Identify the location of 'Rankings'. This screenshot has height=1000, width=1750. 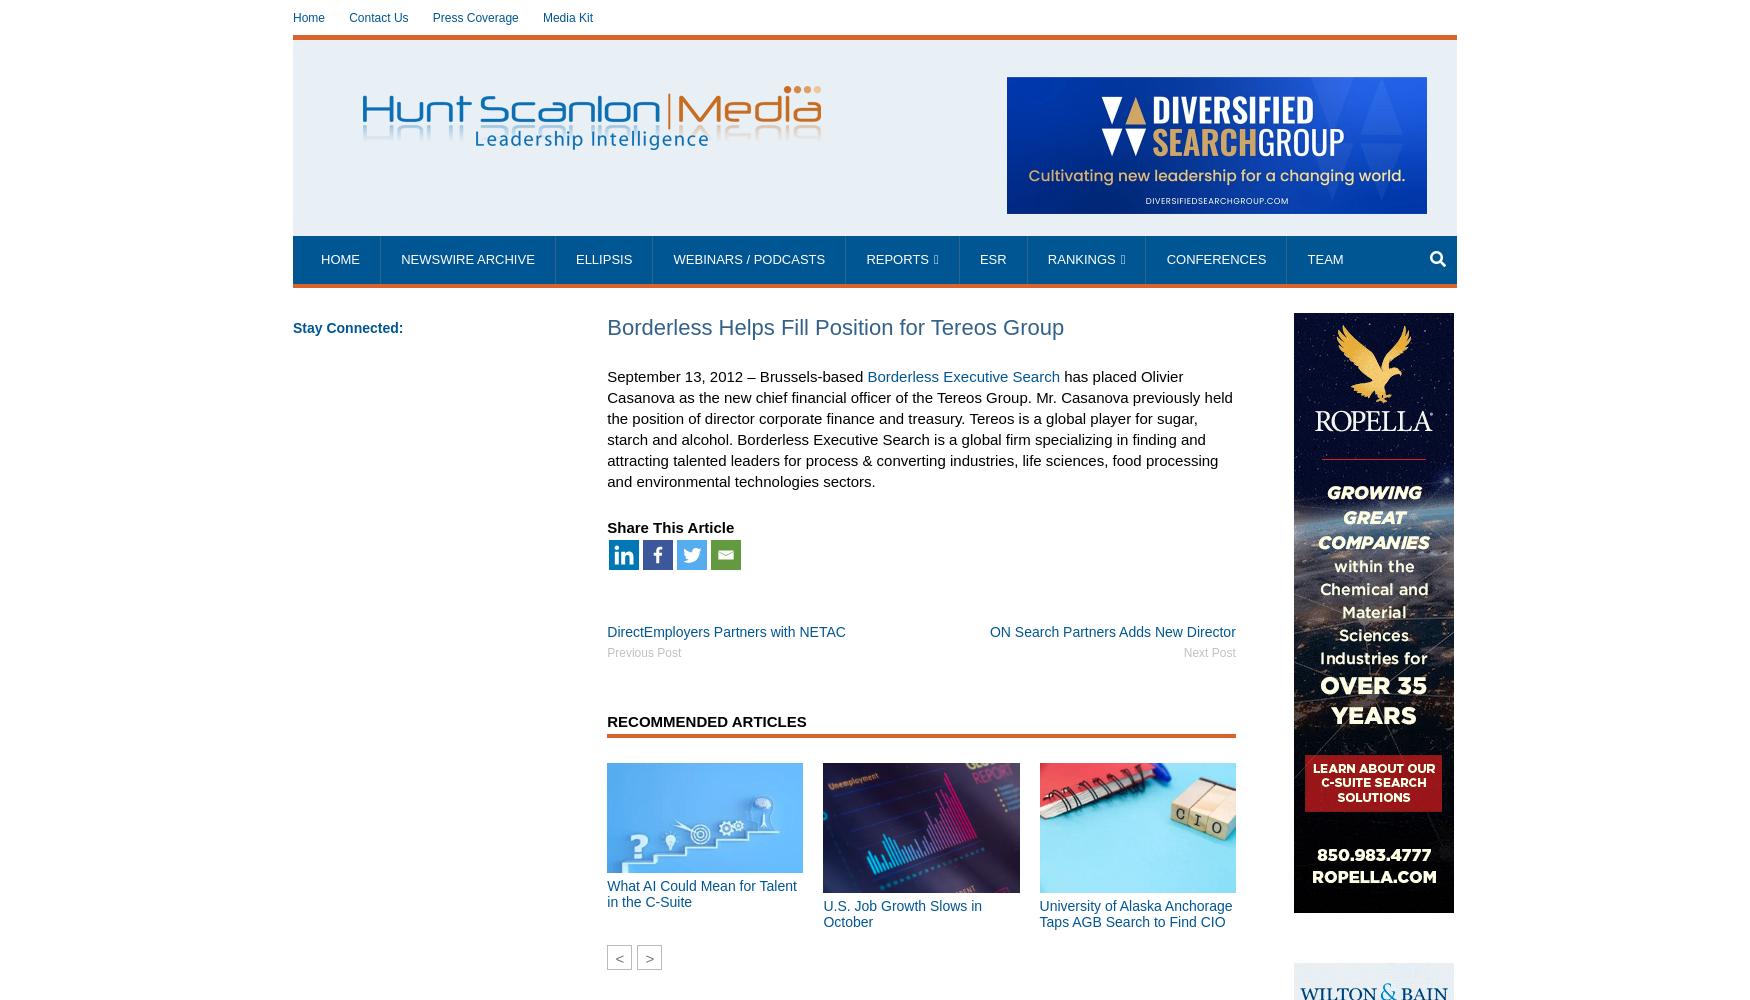
(1080, 259).